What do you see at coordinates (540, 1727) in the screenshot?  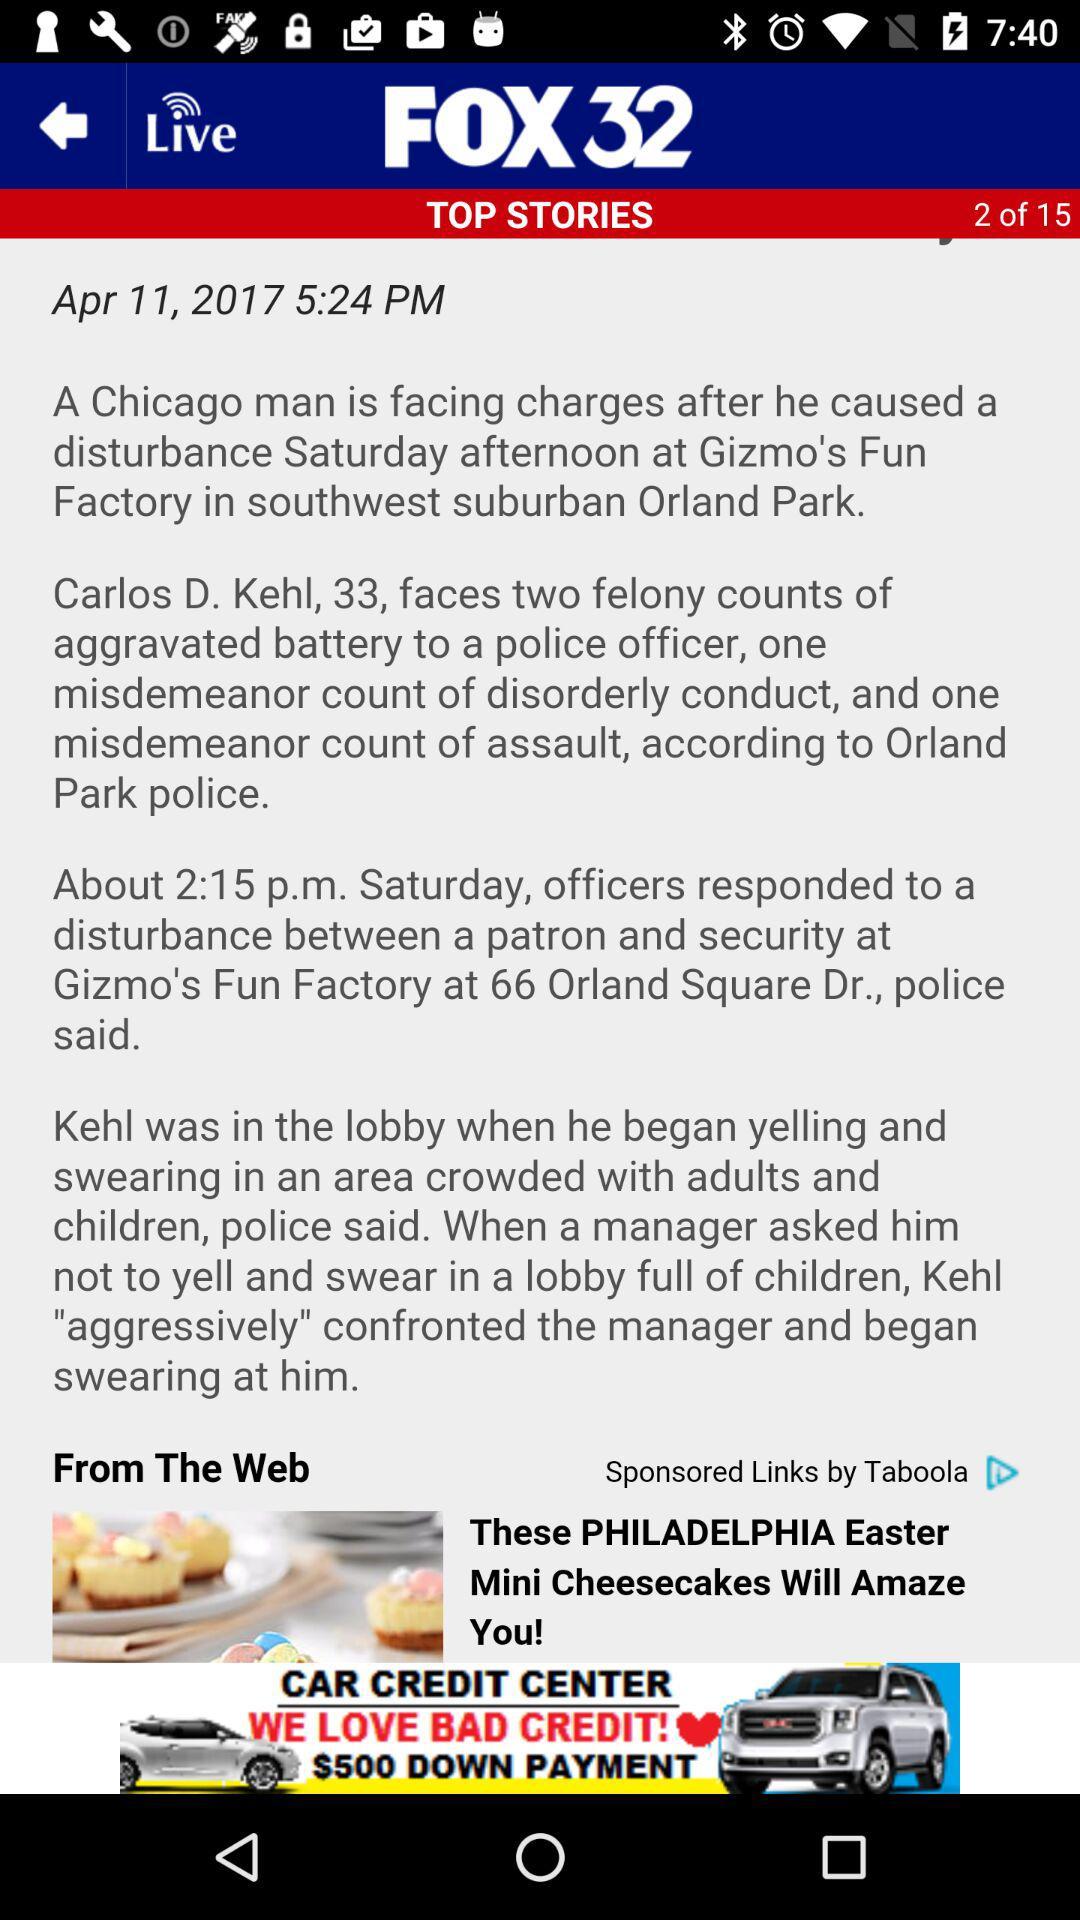 I see `advertisement` at bounding box center [540, 1727].